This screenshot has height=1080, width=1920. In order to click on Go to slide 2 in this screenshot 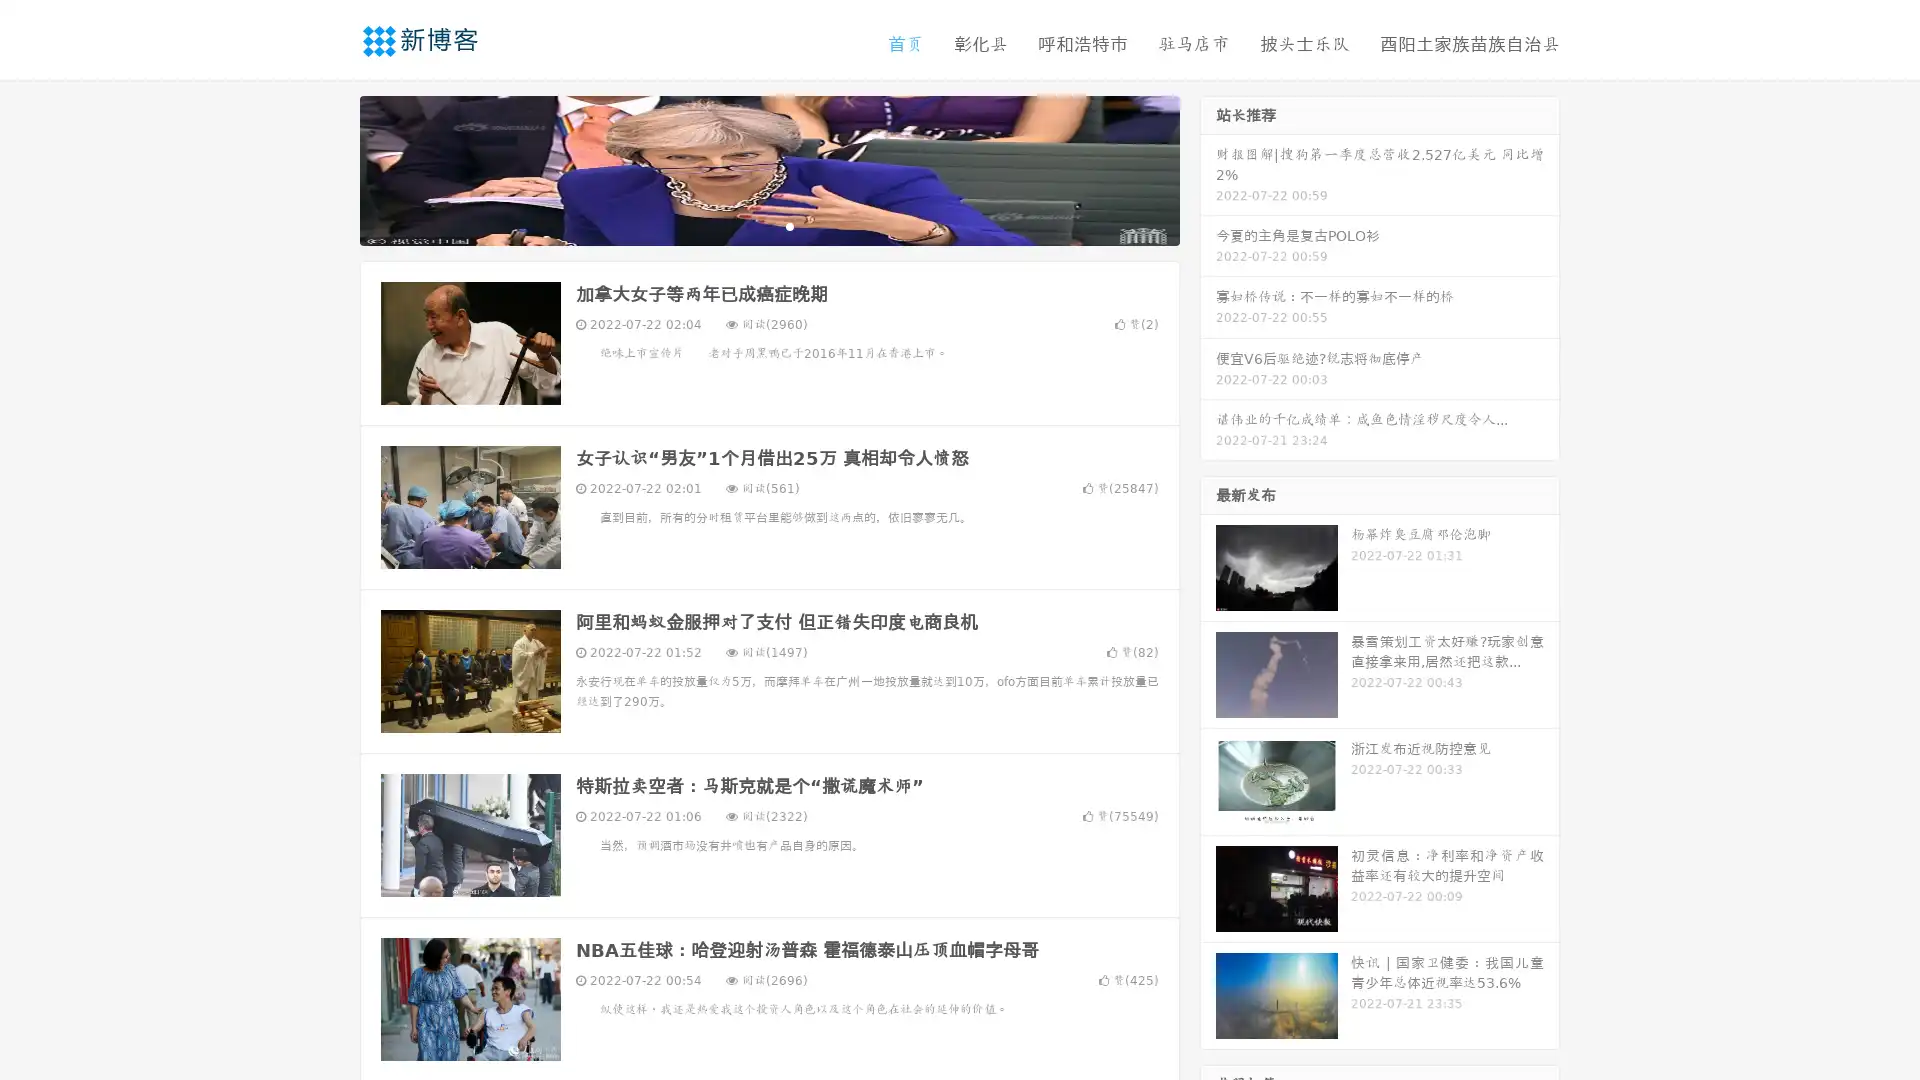, I will do `click(768, 225)`.